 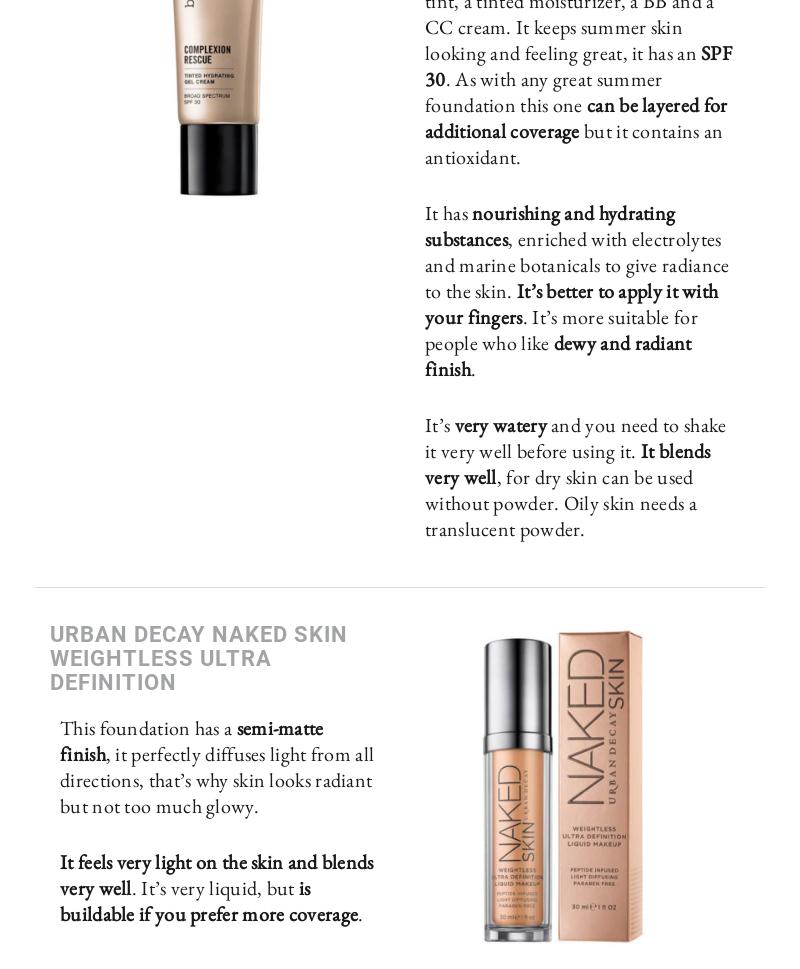 What do you see at coordinates (577, 64) in the screenshot?
I see `'SPF 30'` at bounding box center [577, 64].